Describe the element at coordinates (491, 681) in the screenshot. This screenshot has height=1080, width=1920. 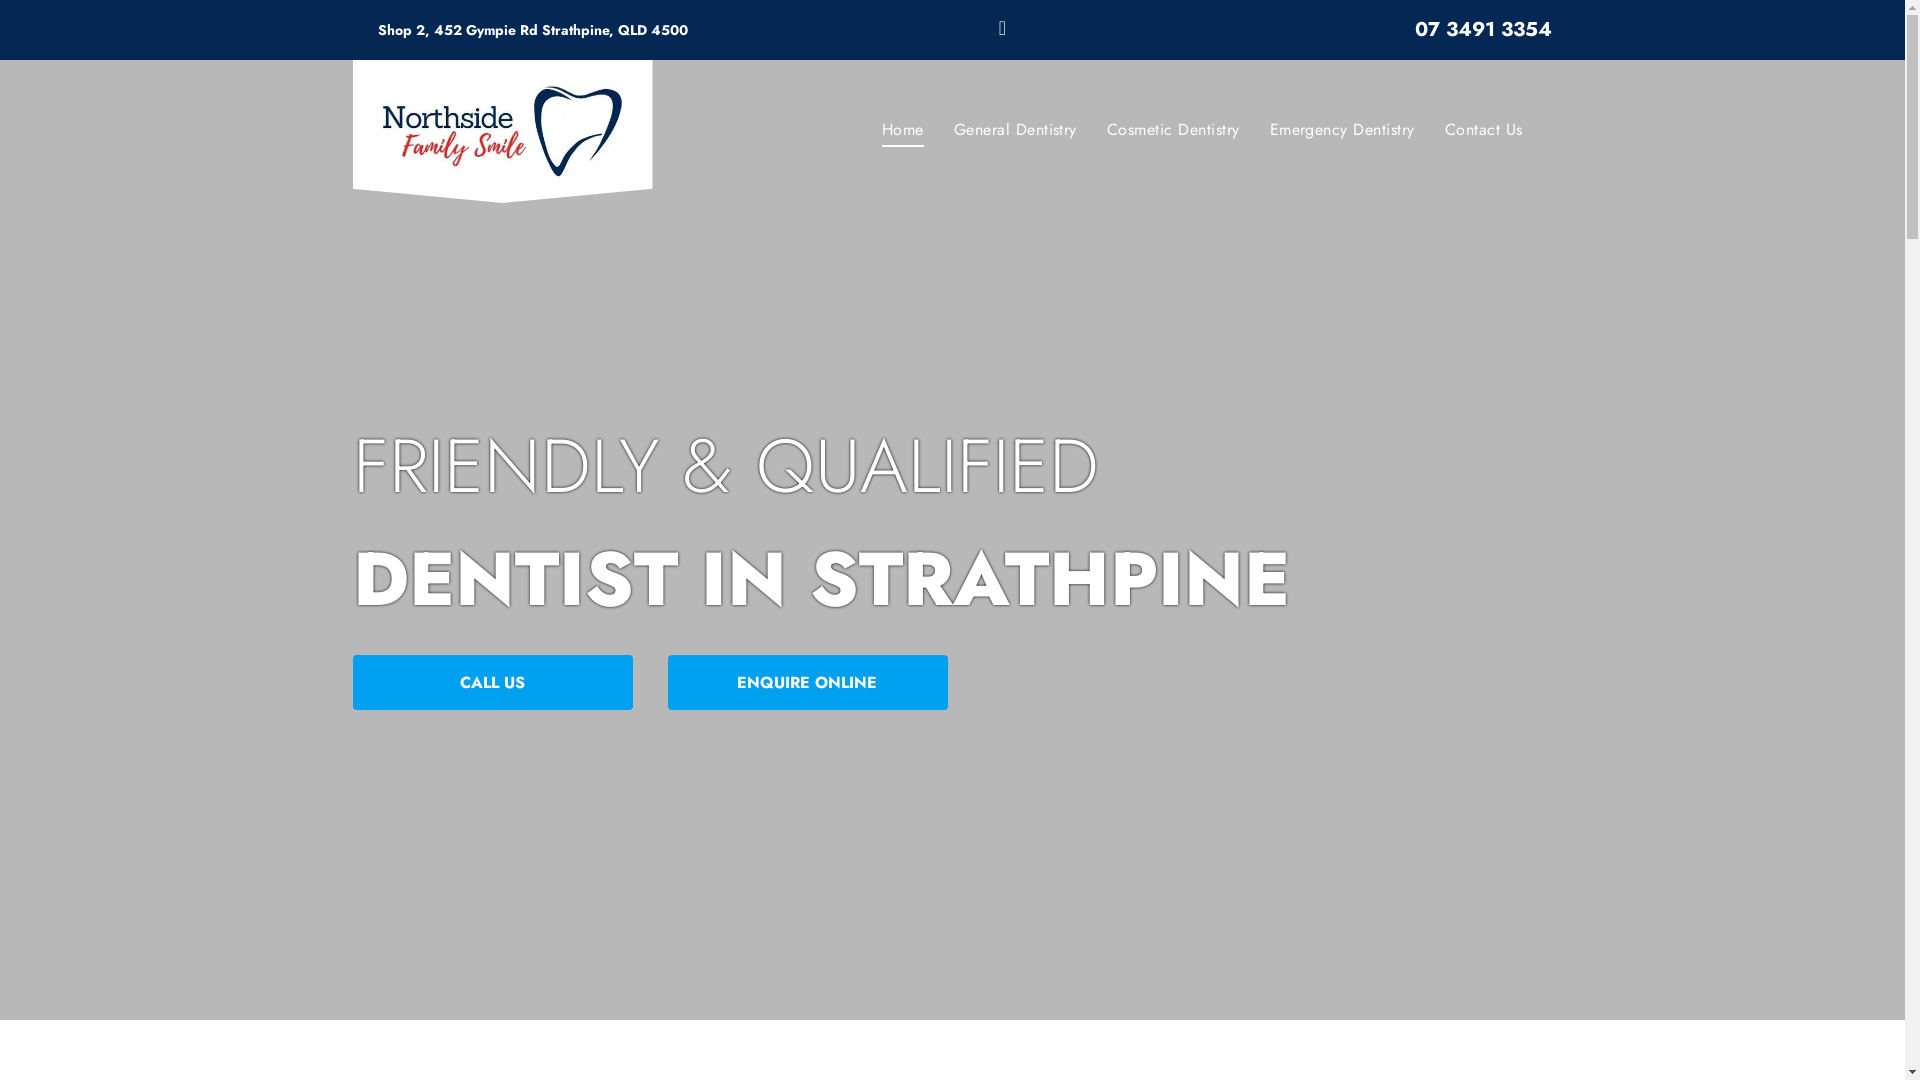
I see `'CALL US'` at that location.